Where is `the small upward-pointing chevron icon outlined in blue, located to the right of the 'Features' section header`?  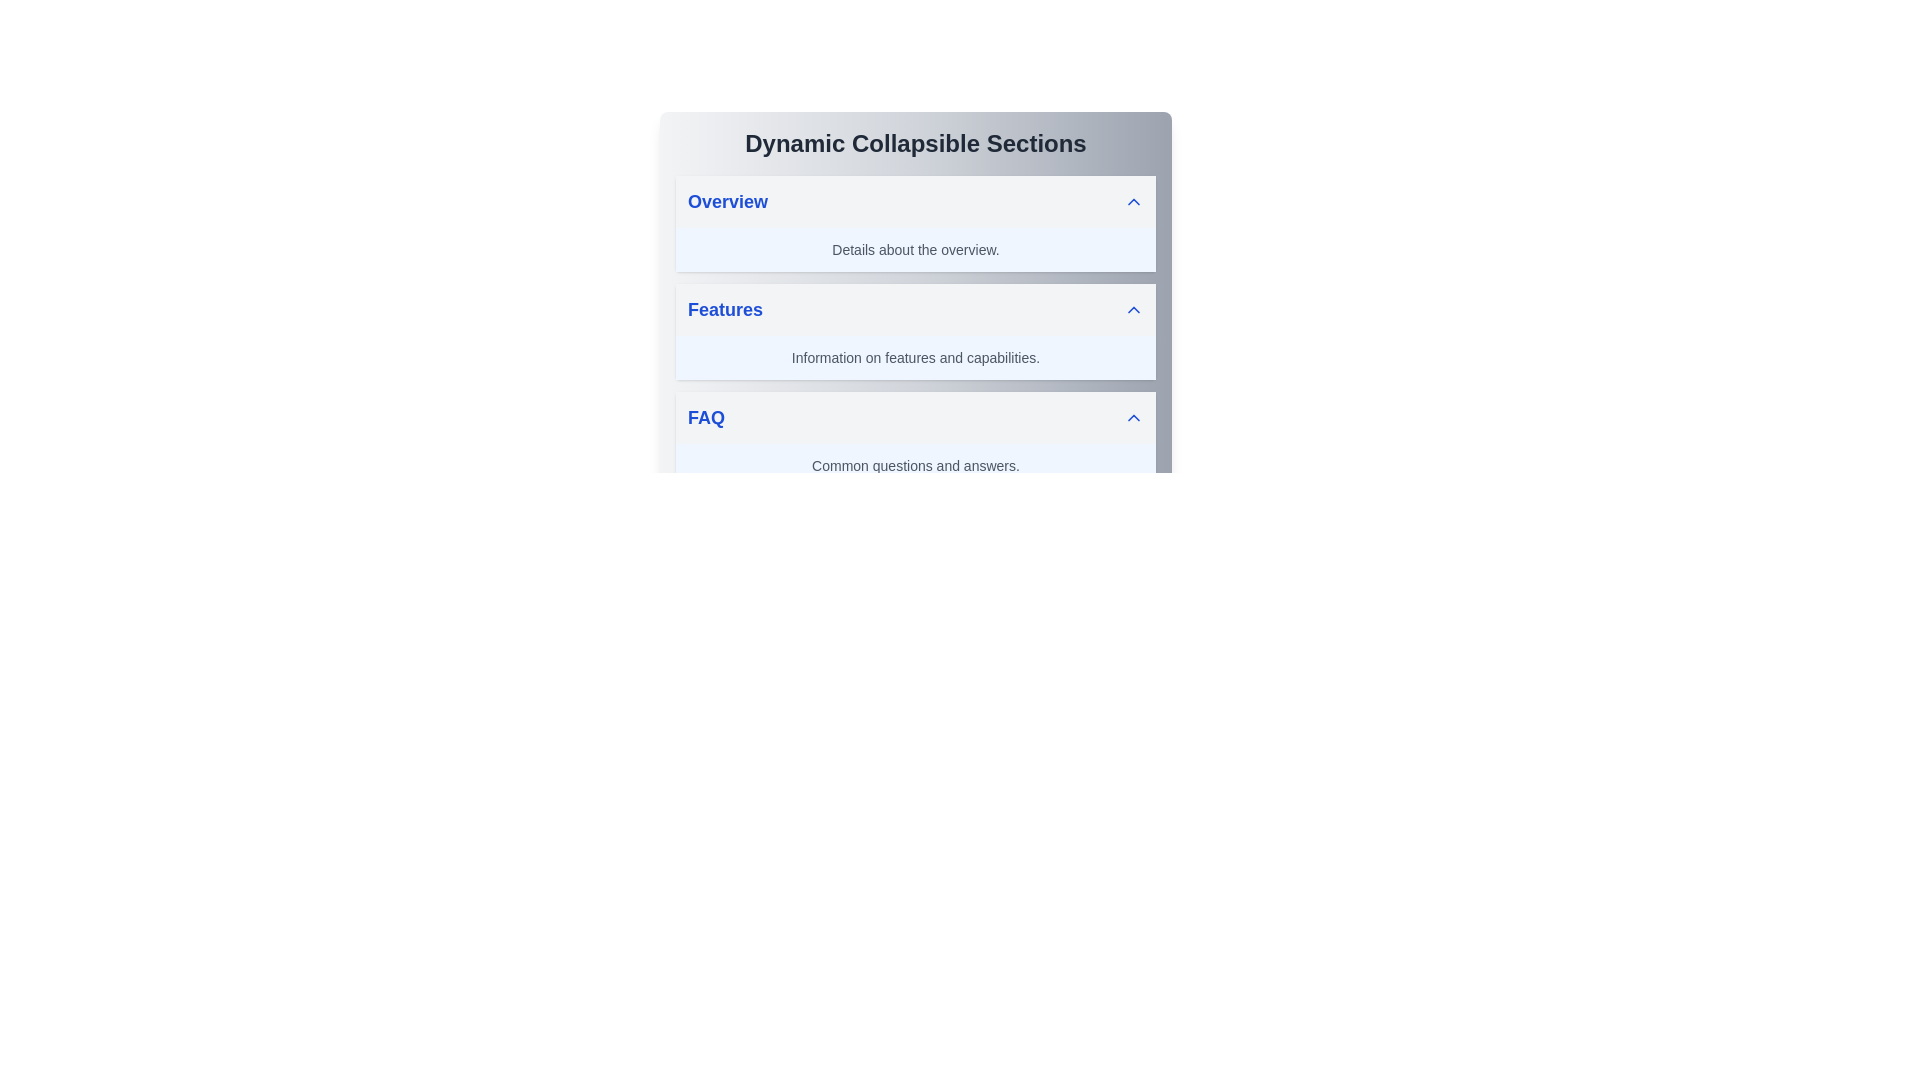 the small upward-pointing chevron icon outlined in blue, located to the right of the 'Features' section header is located at coordinates (1133, 309).